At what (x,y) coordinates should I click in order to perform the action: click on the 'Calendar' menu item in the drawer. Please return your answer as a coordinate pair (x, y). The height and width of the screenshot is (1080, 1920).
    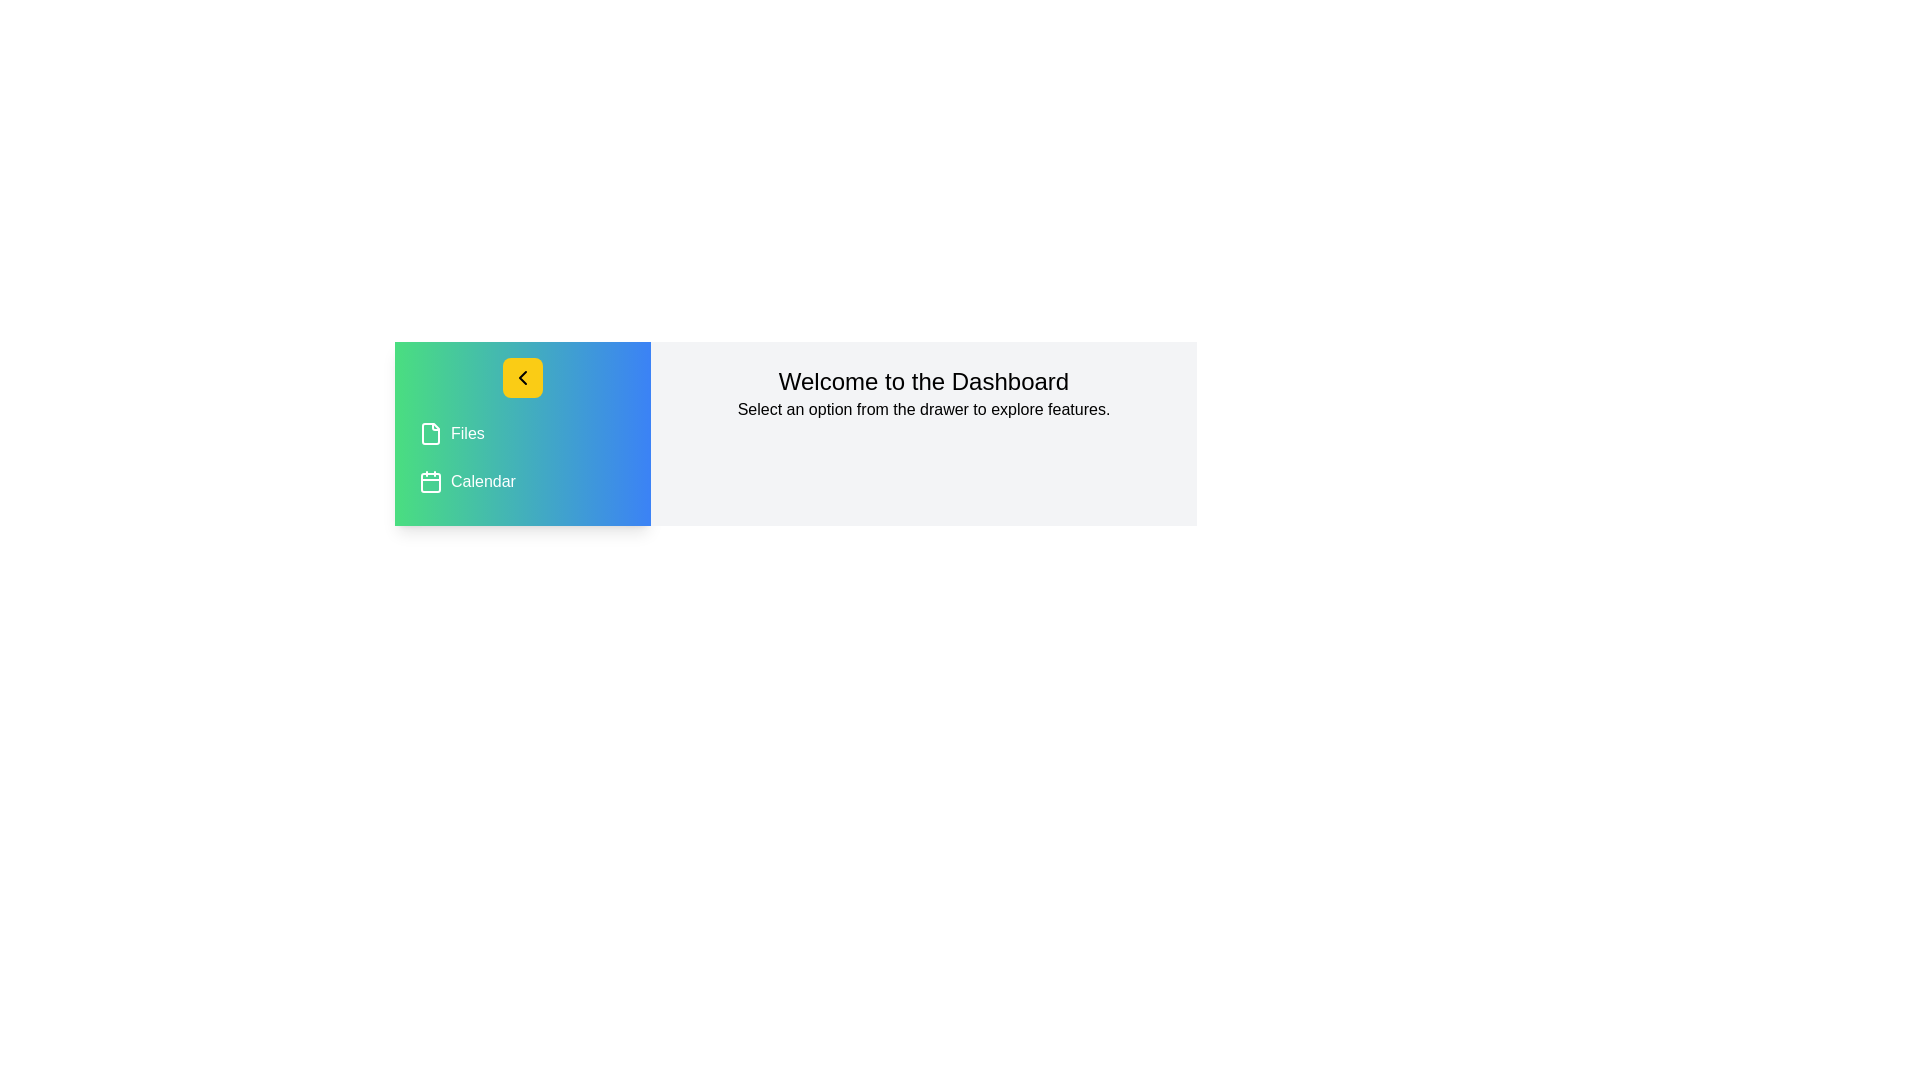
    Looking at the image, I should click on (523, 482).